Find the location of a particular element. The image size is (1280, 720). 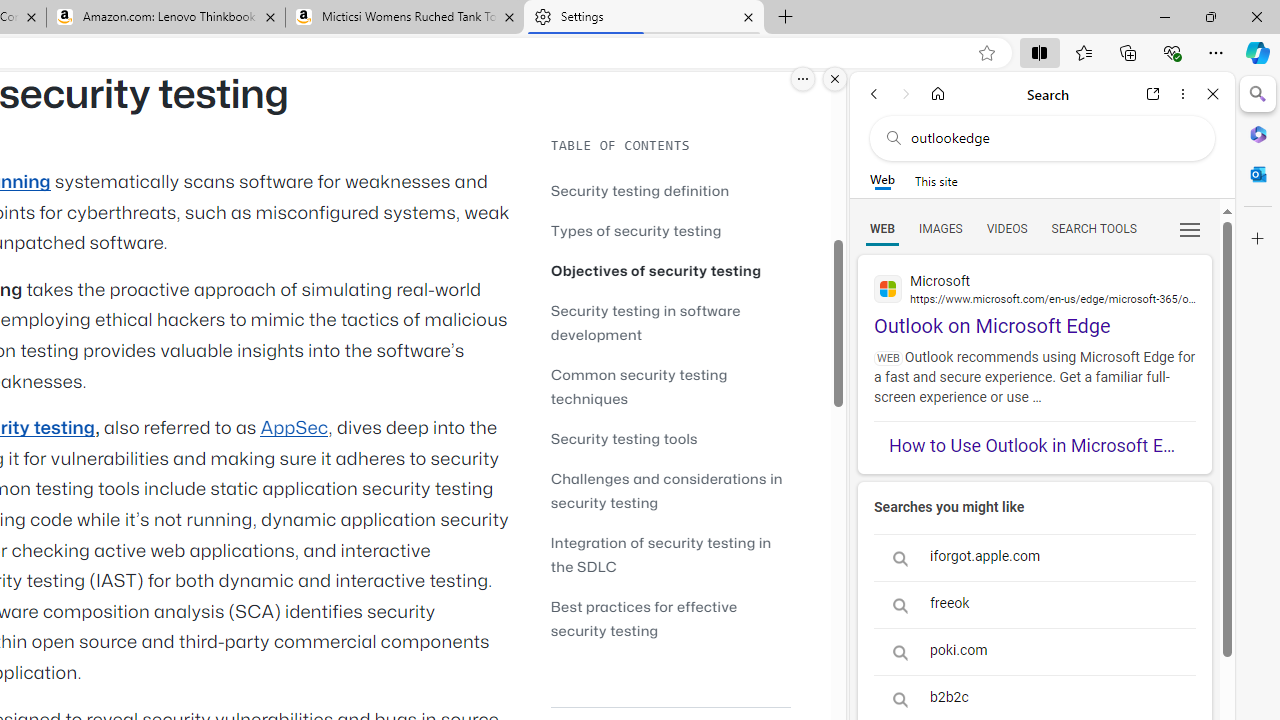

'Objectives of security testing' is located at coordinates (670, 270).